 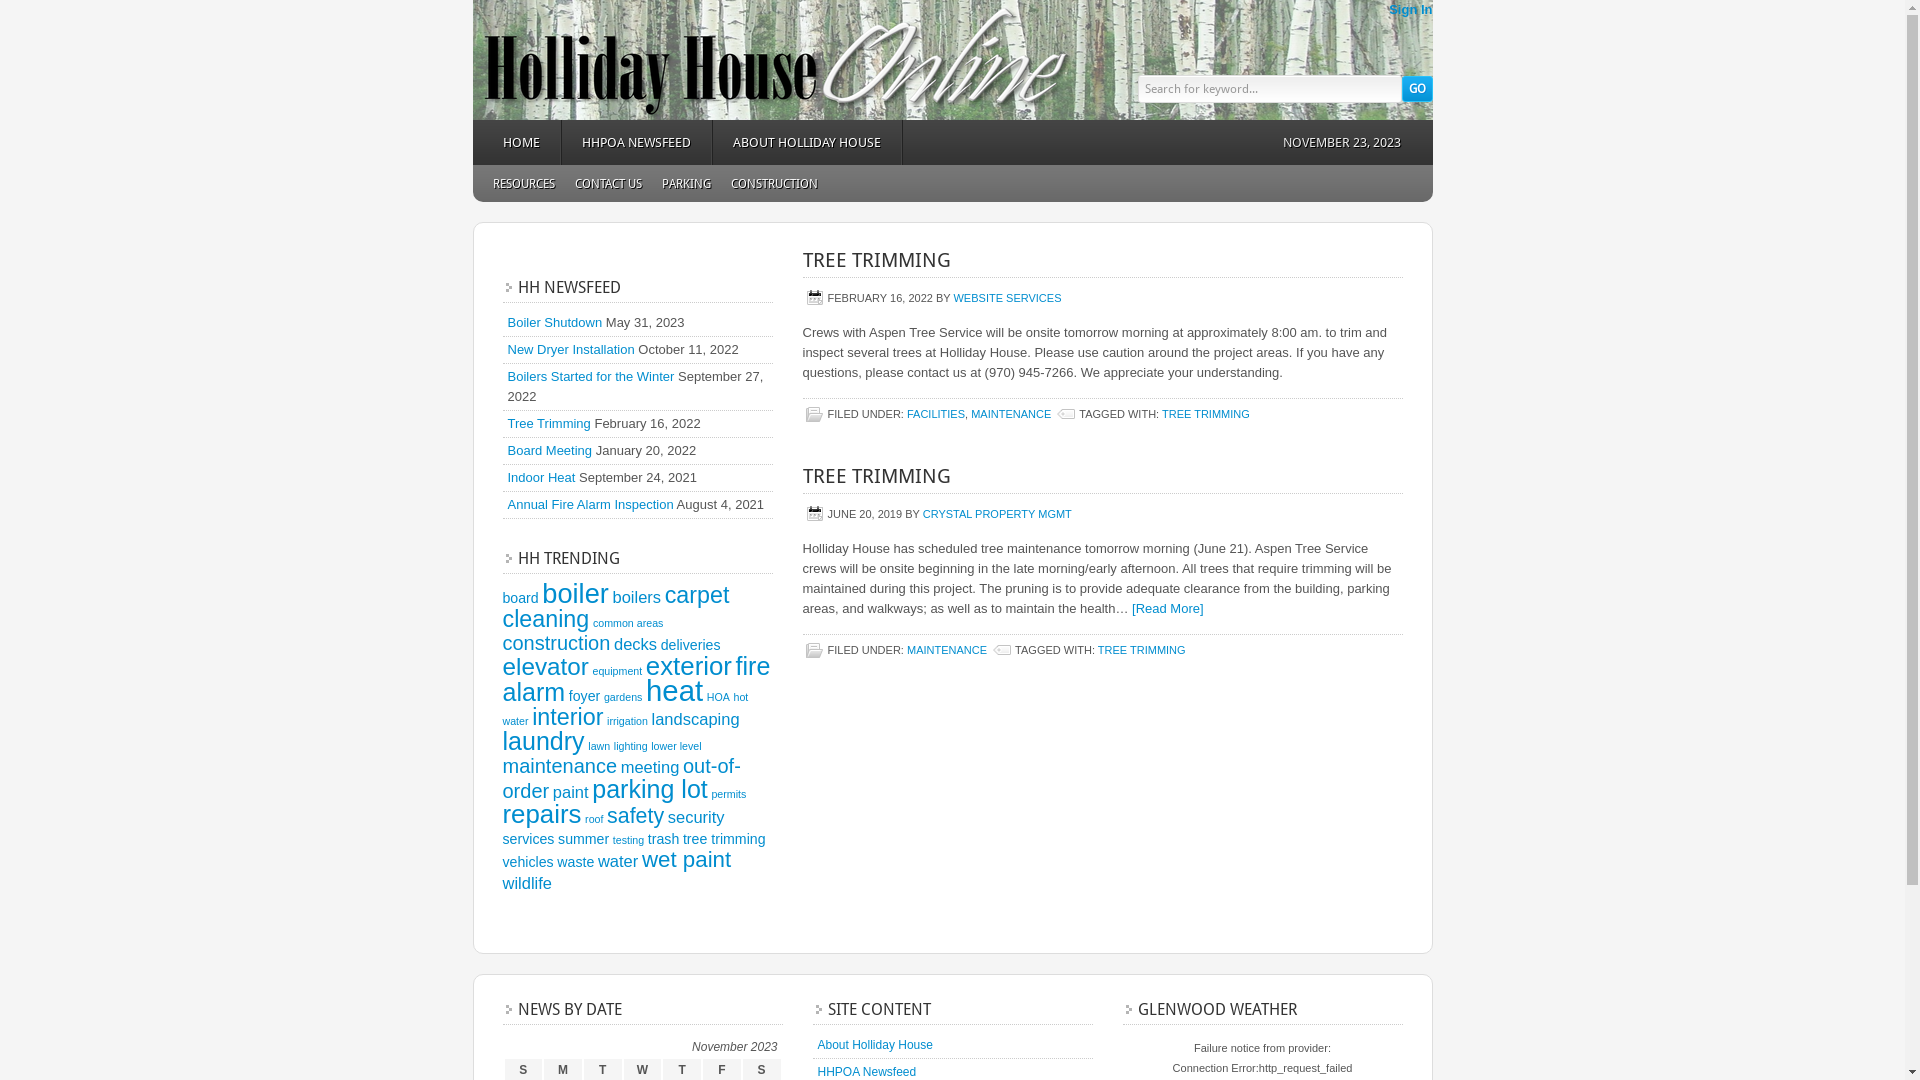 I want to click on 'parking lot', so click(x=590, y=788).